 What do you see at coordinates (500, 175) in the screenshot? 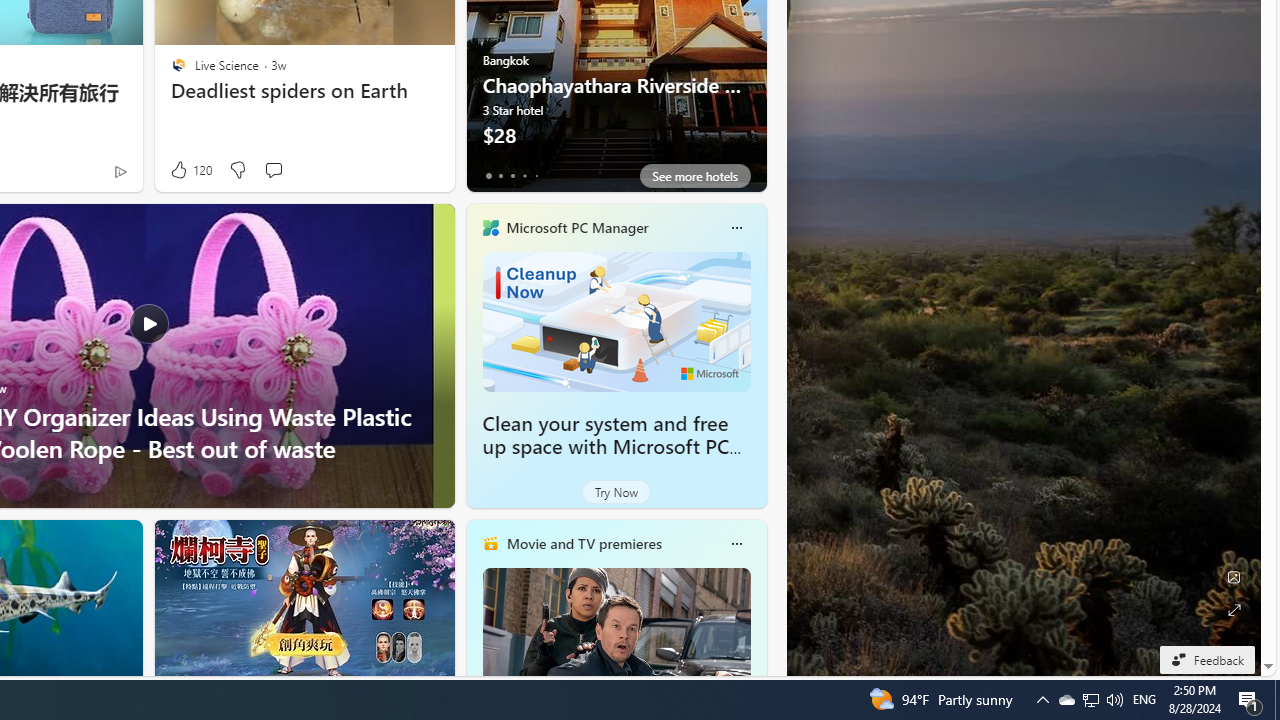
I see `'tab-1'` at bounding box center [500, 175].